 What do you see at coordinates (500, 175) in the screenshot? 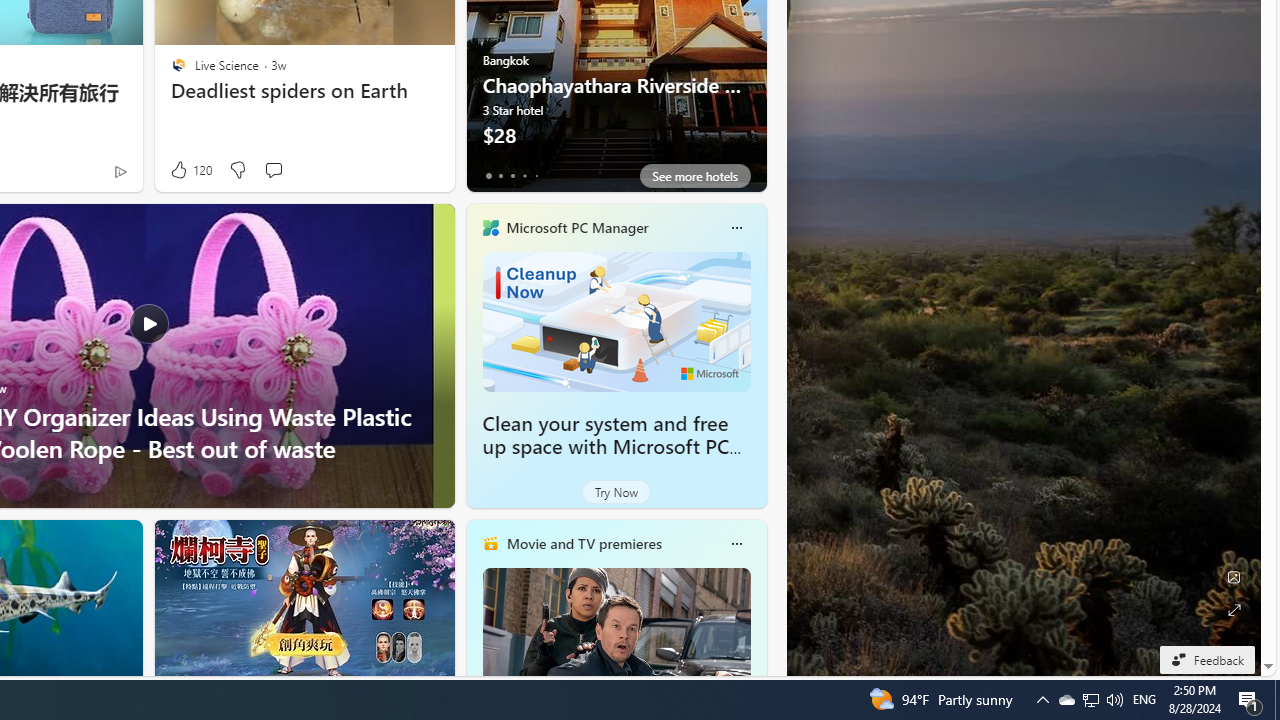
I see `'tab-1'` at bounding box center [500, 175].